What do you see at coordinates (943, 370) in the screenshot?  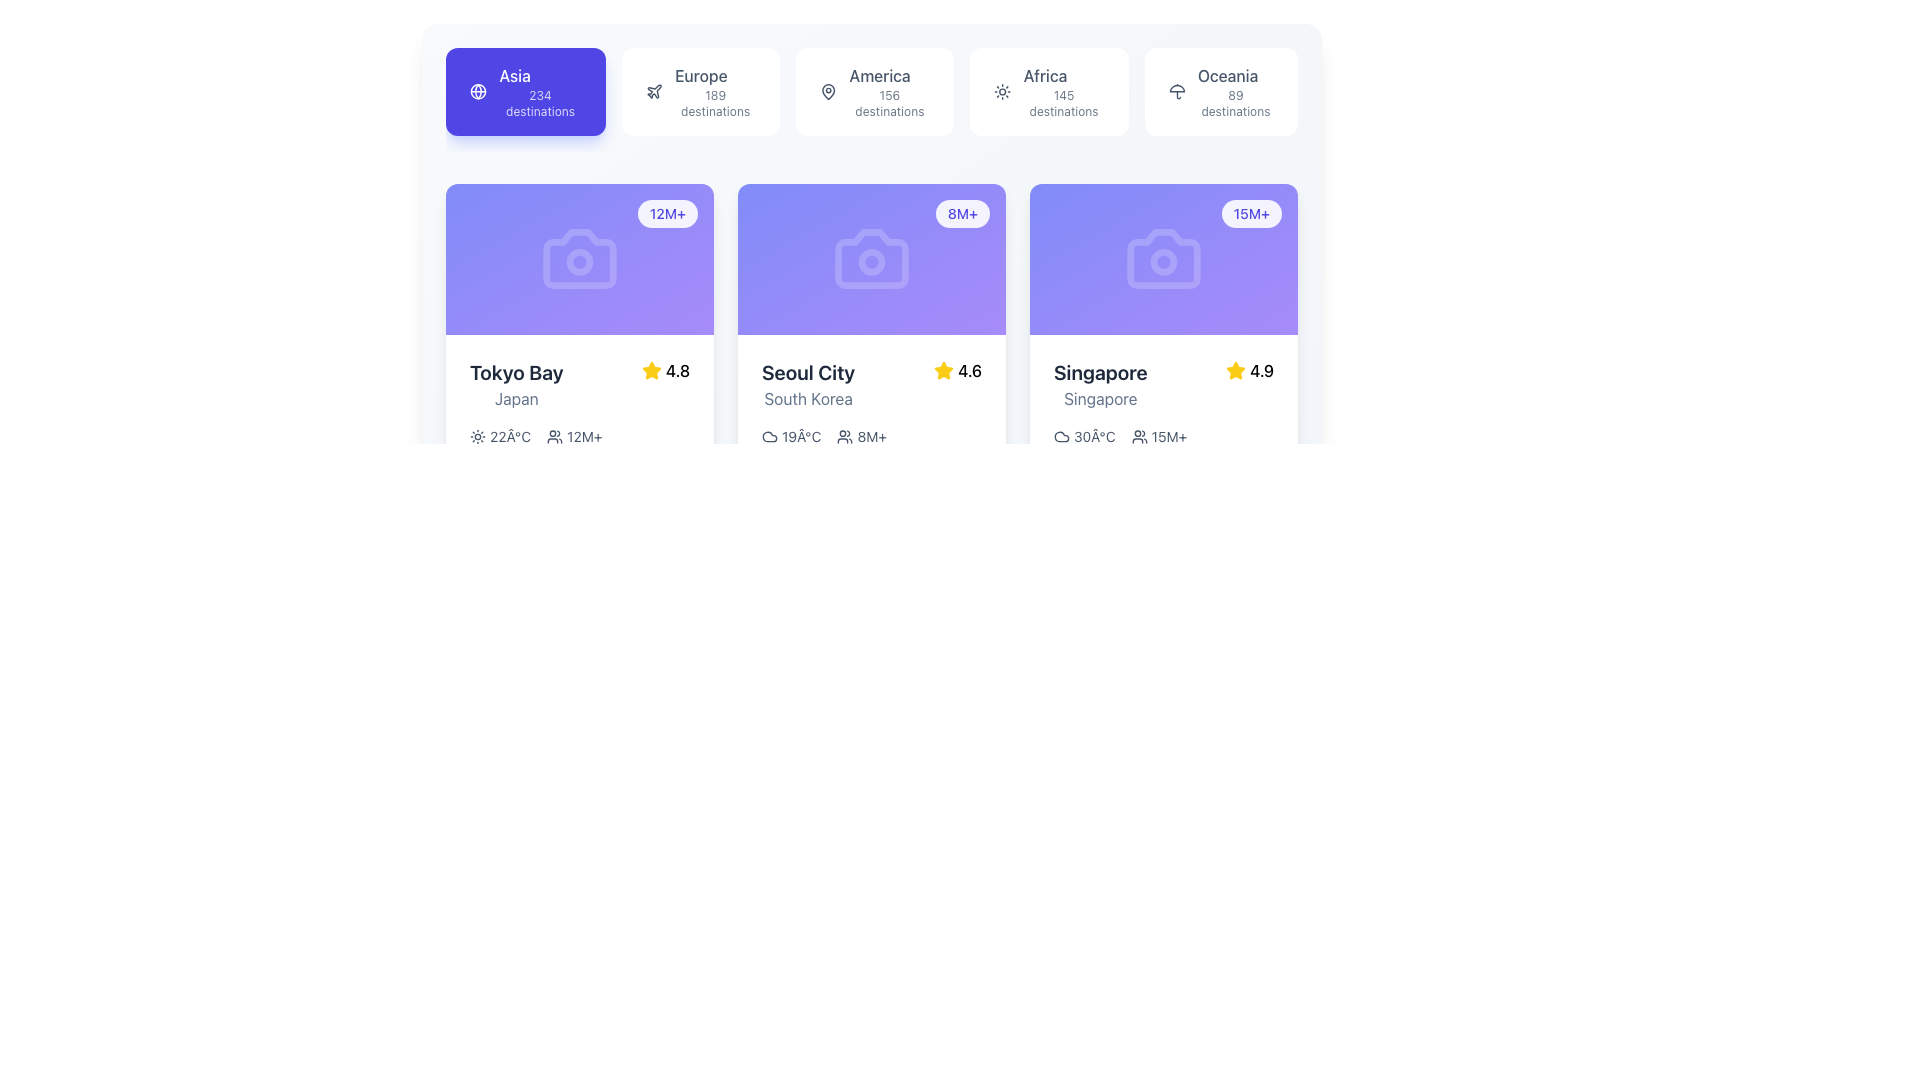 I see `the star icon representing the rating indicator for the destination 'Seoul City' in the second card from the left` at bounding box center [943, 370].